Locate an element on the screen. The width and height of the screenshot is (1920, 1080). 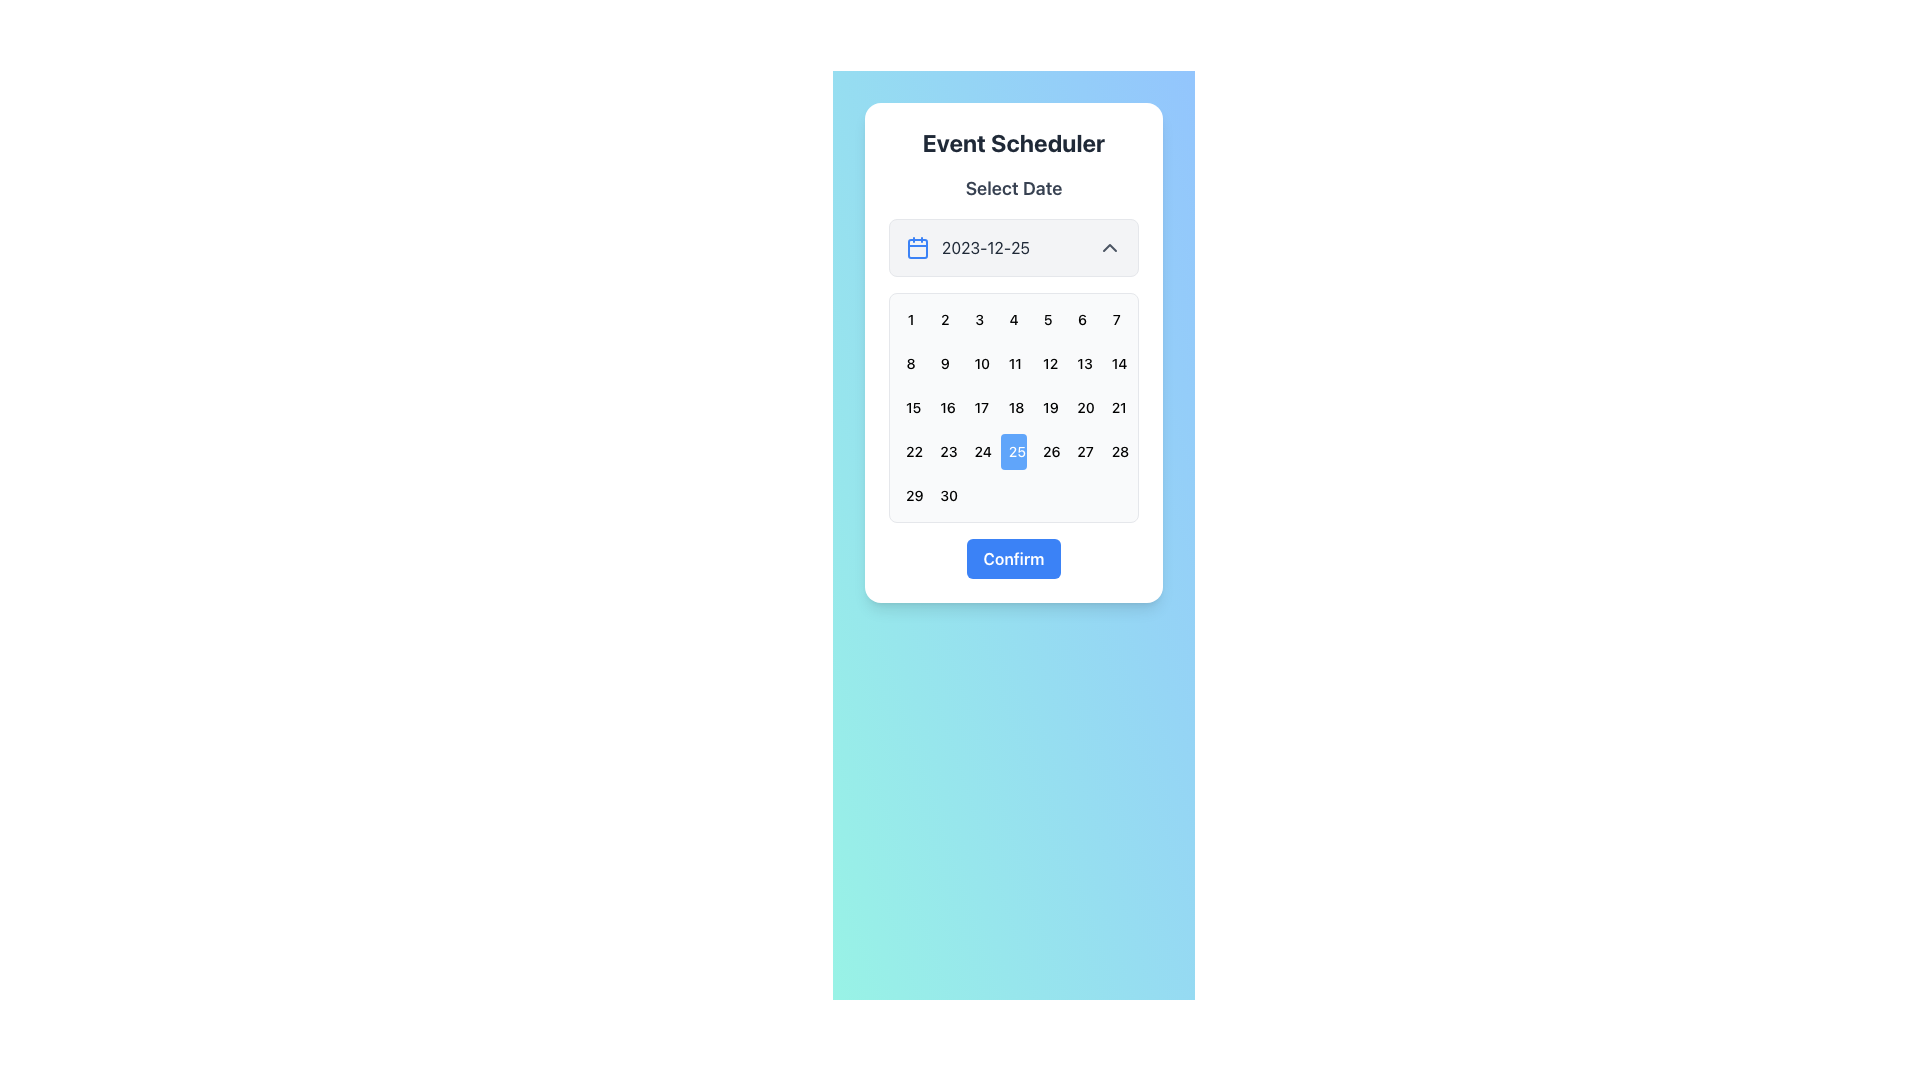
the selectable calendar day button representing the 20th day of the month is located at coordinates (1081, 407).